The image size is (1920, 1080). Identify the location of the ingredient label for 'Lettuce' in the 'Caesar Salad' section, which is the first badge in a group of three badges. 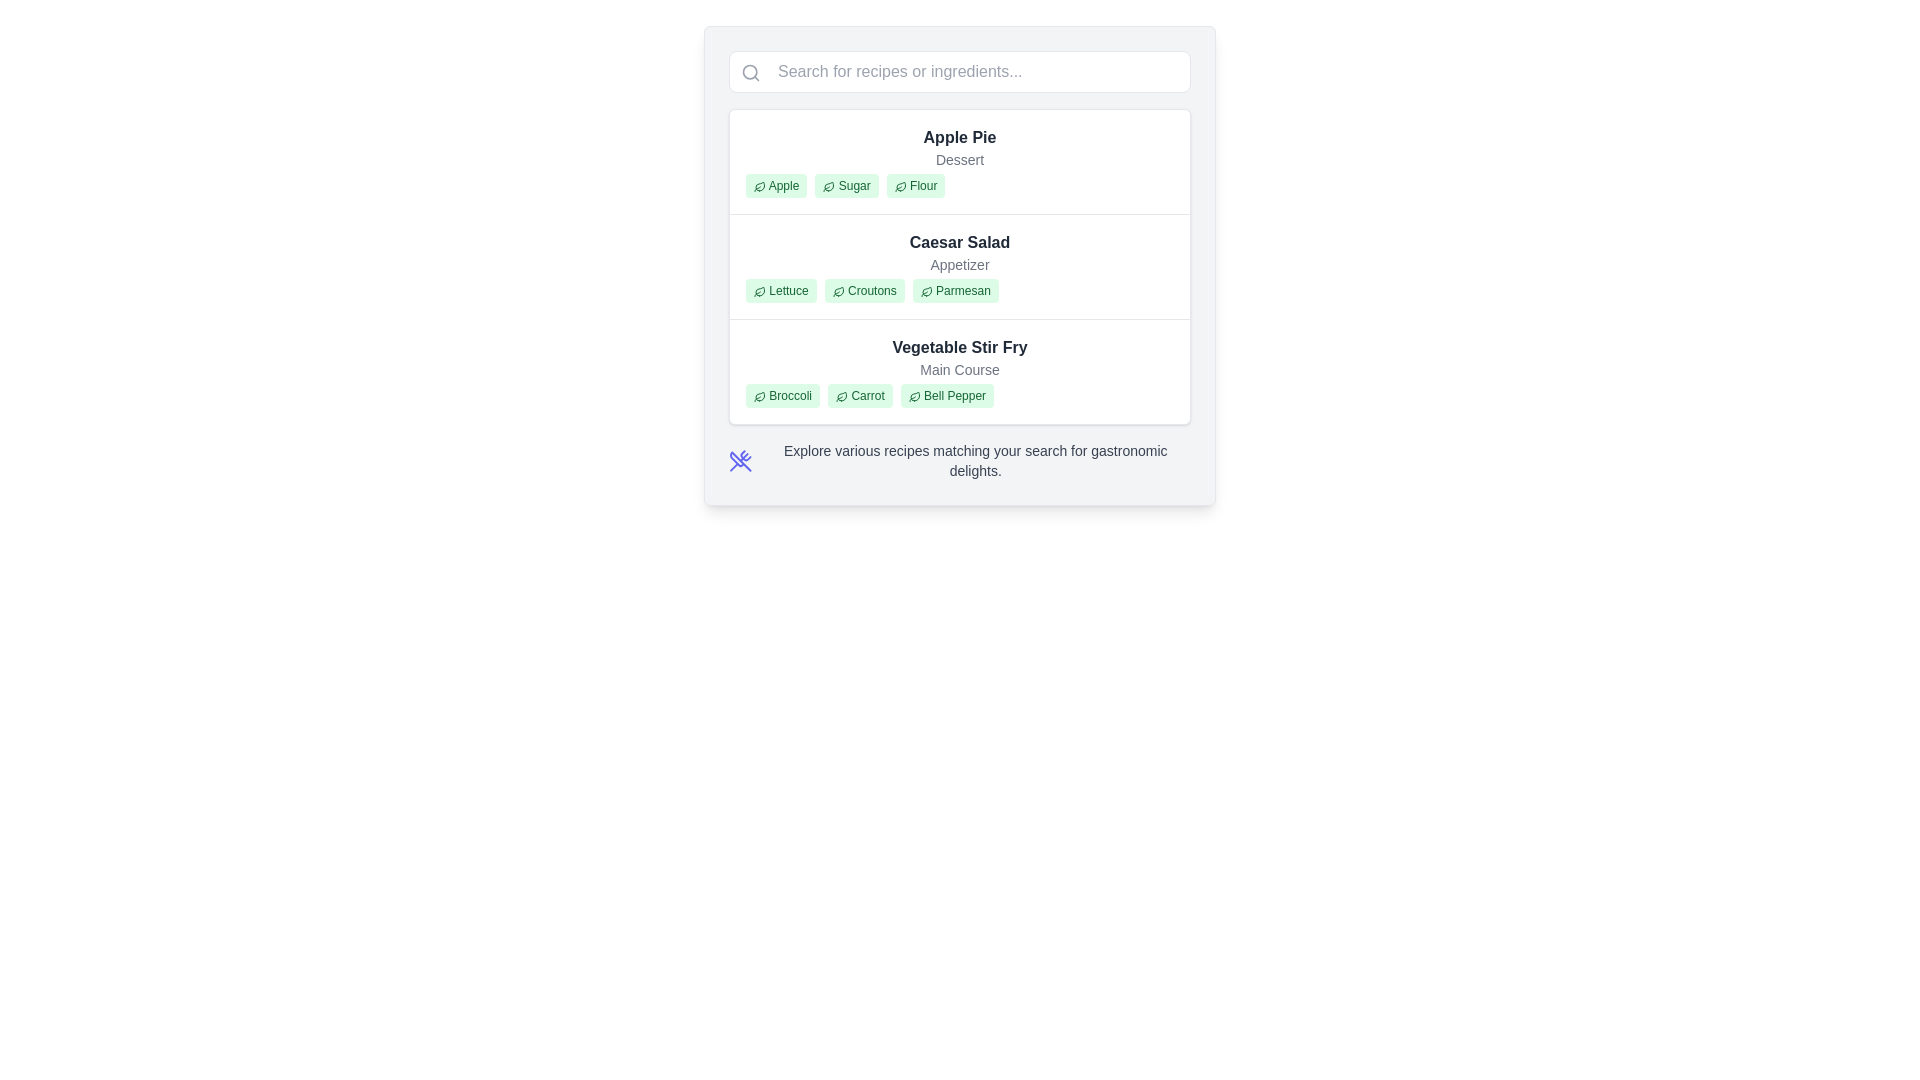
(780, 290).